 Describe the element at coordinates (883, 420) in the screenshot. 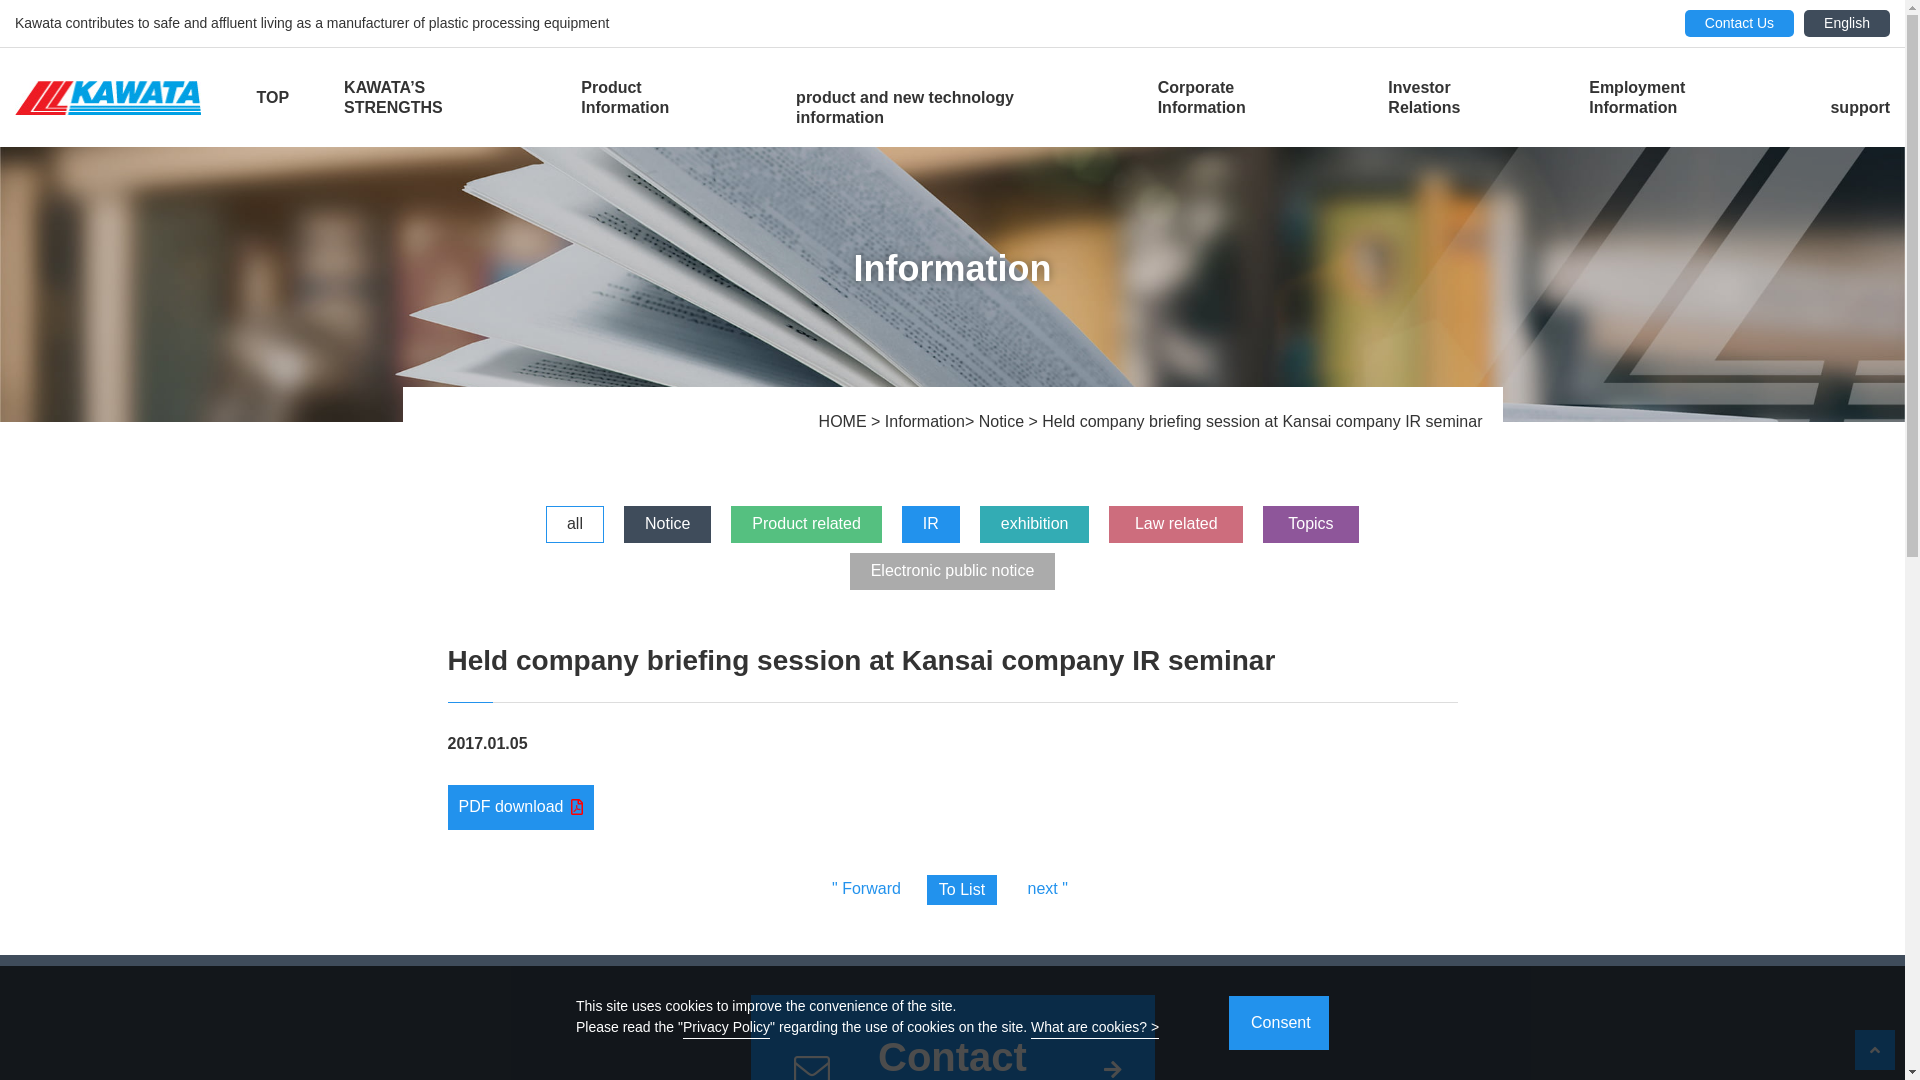

I see `'Information'` at that location.